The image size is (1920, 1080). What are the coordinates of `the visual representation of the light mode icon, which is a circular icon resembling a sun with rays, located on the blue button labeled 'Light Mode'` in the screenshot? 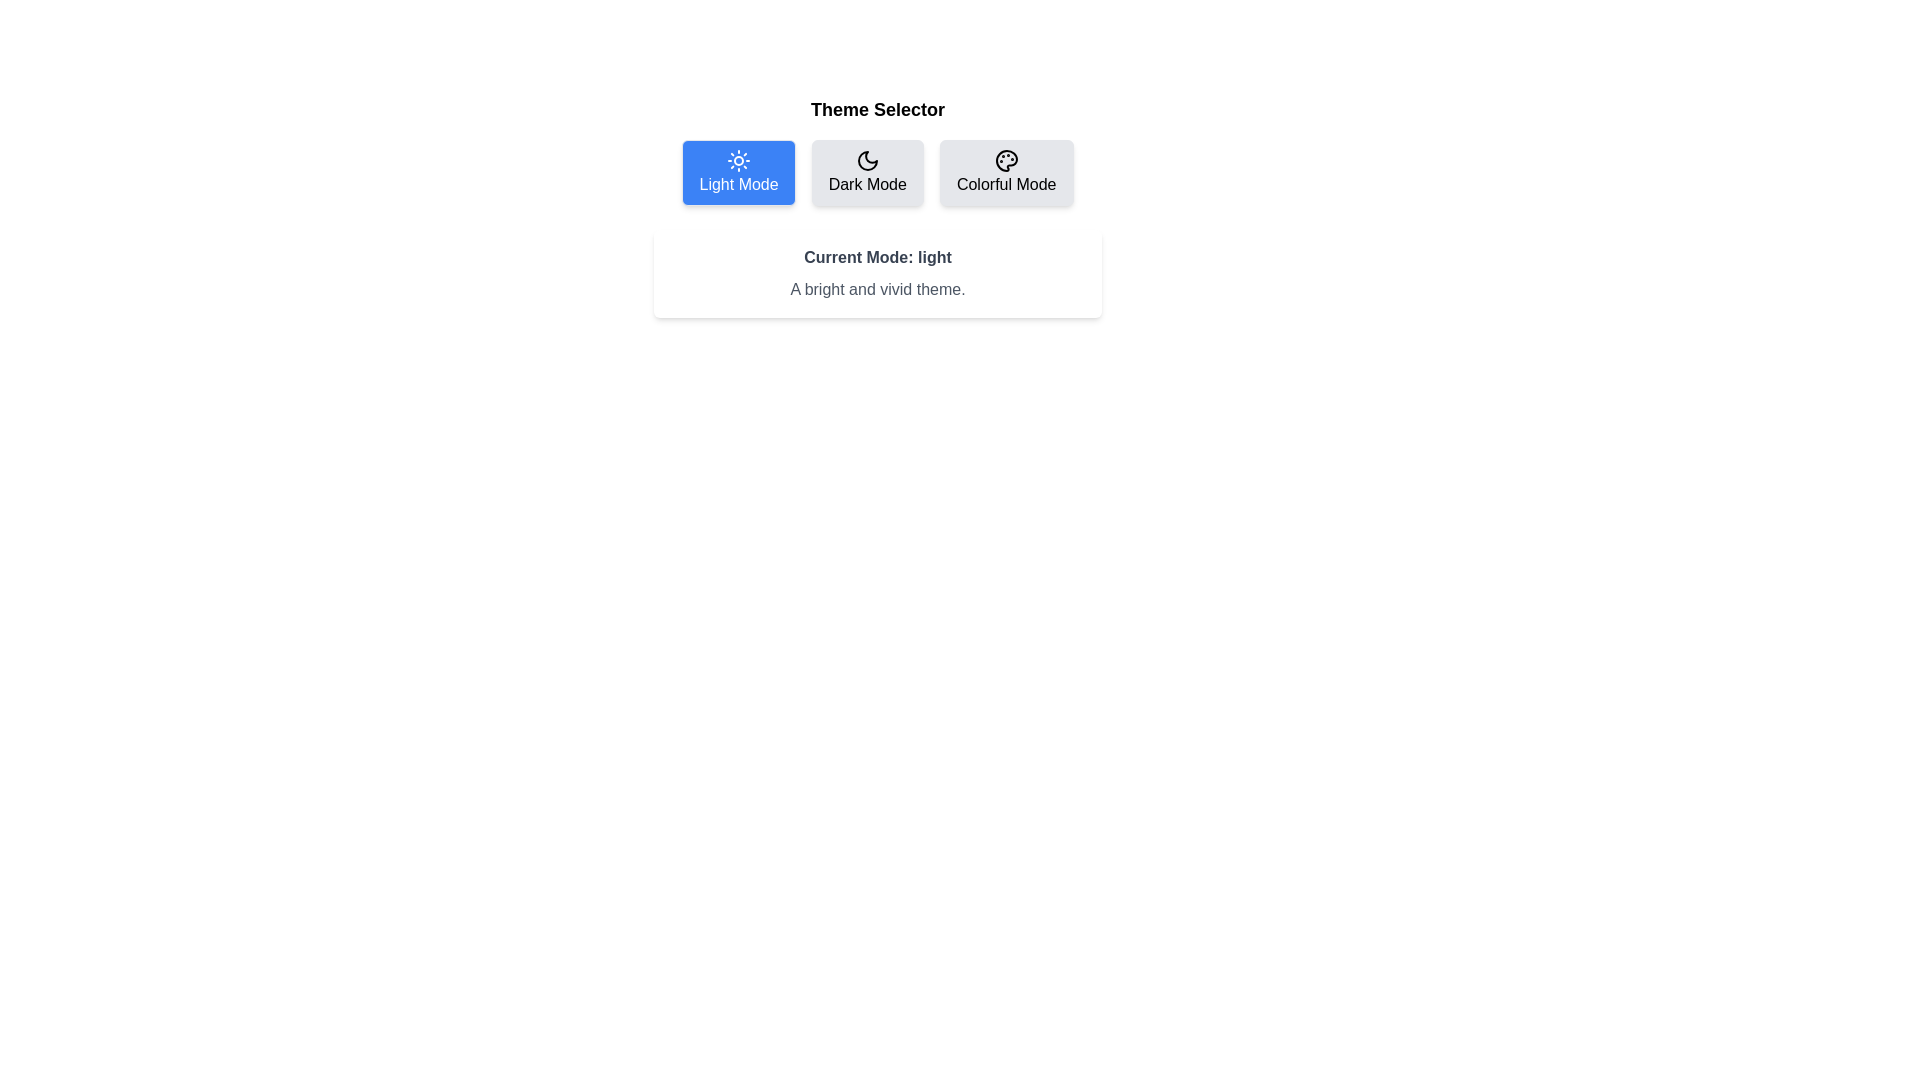 It's located at (738, 160).